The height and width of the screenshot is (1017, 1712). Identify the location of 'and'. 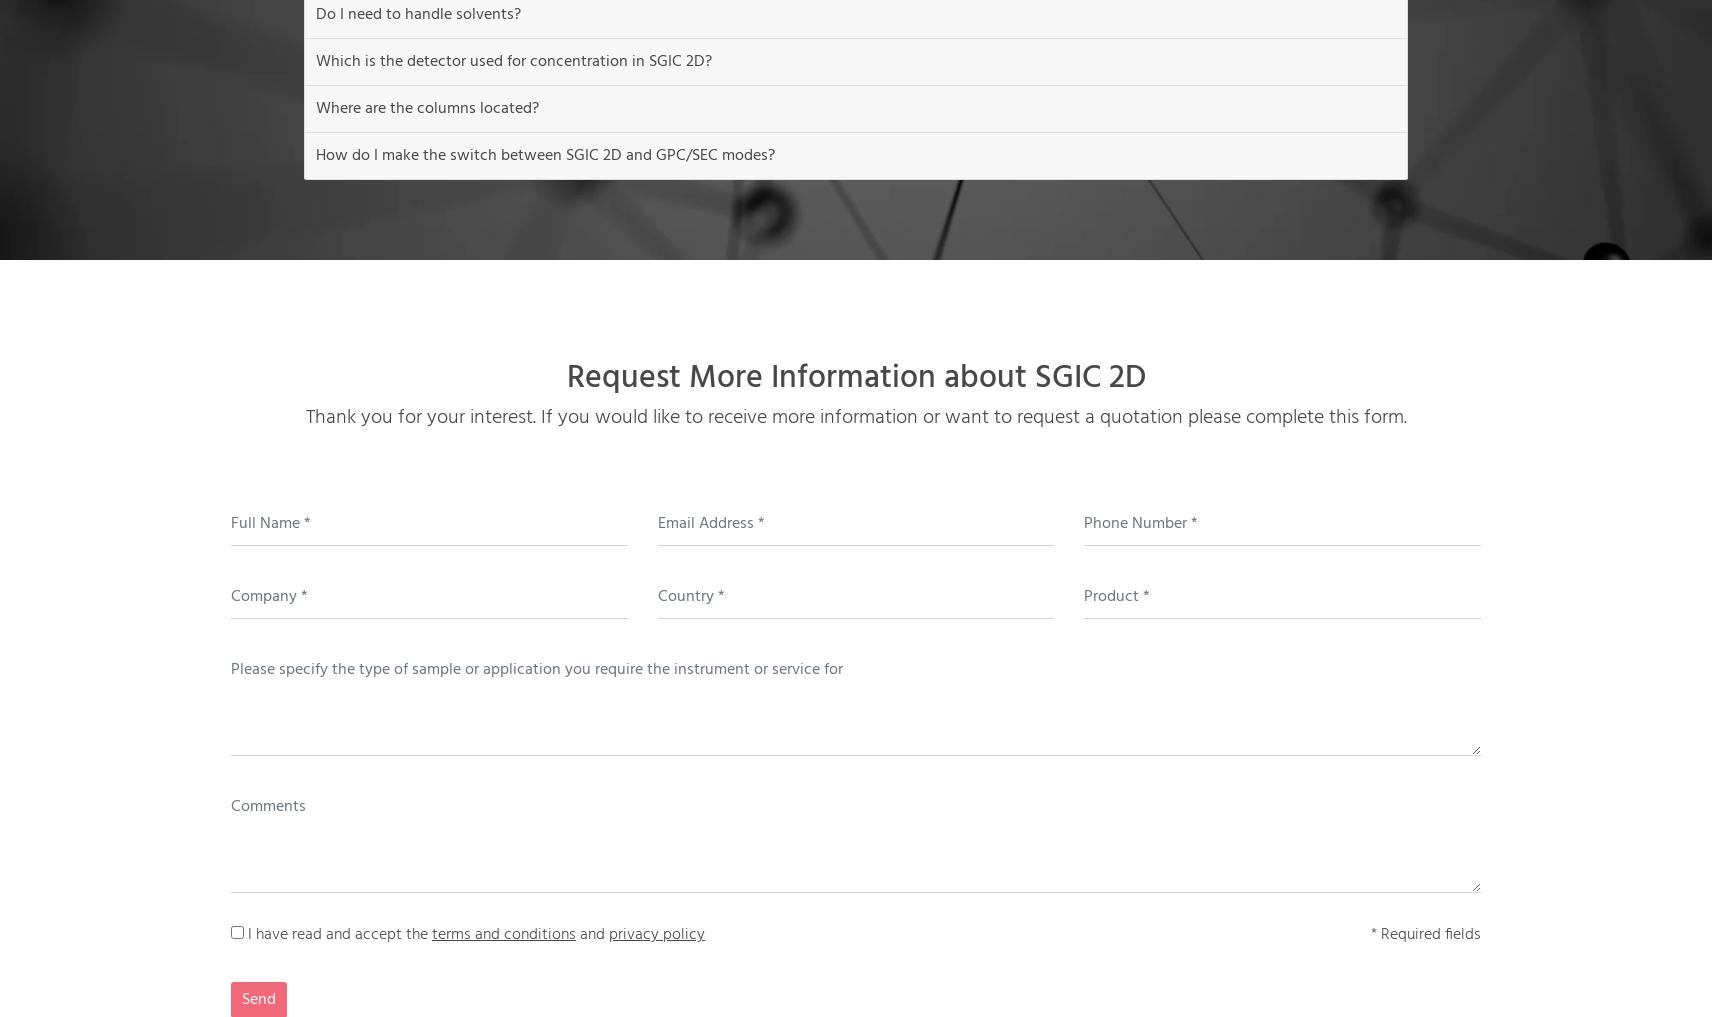
(591, 934).